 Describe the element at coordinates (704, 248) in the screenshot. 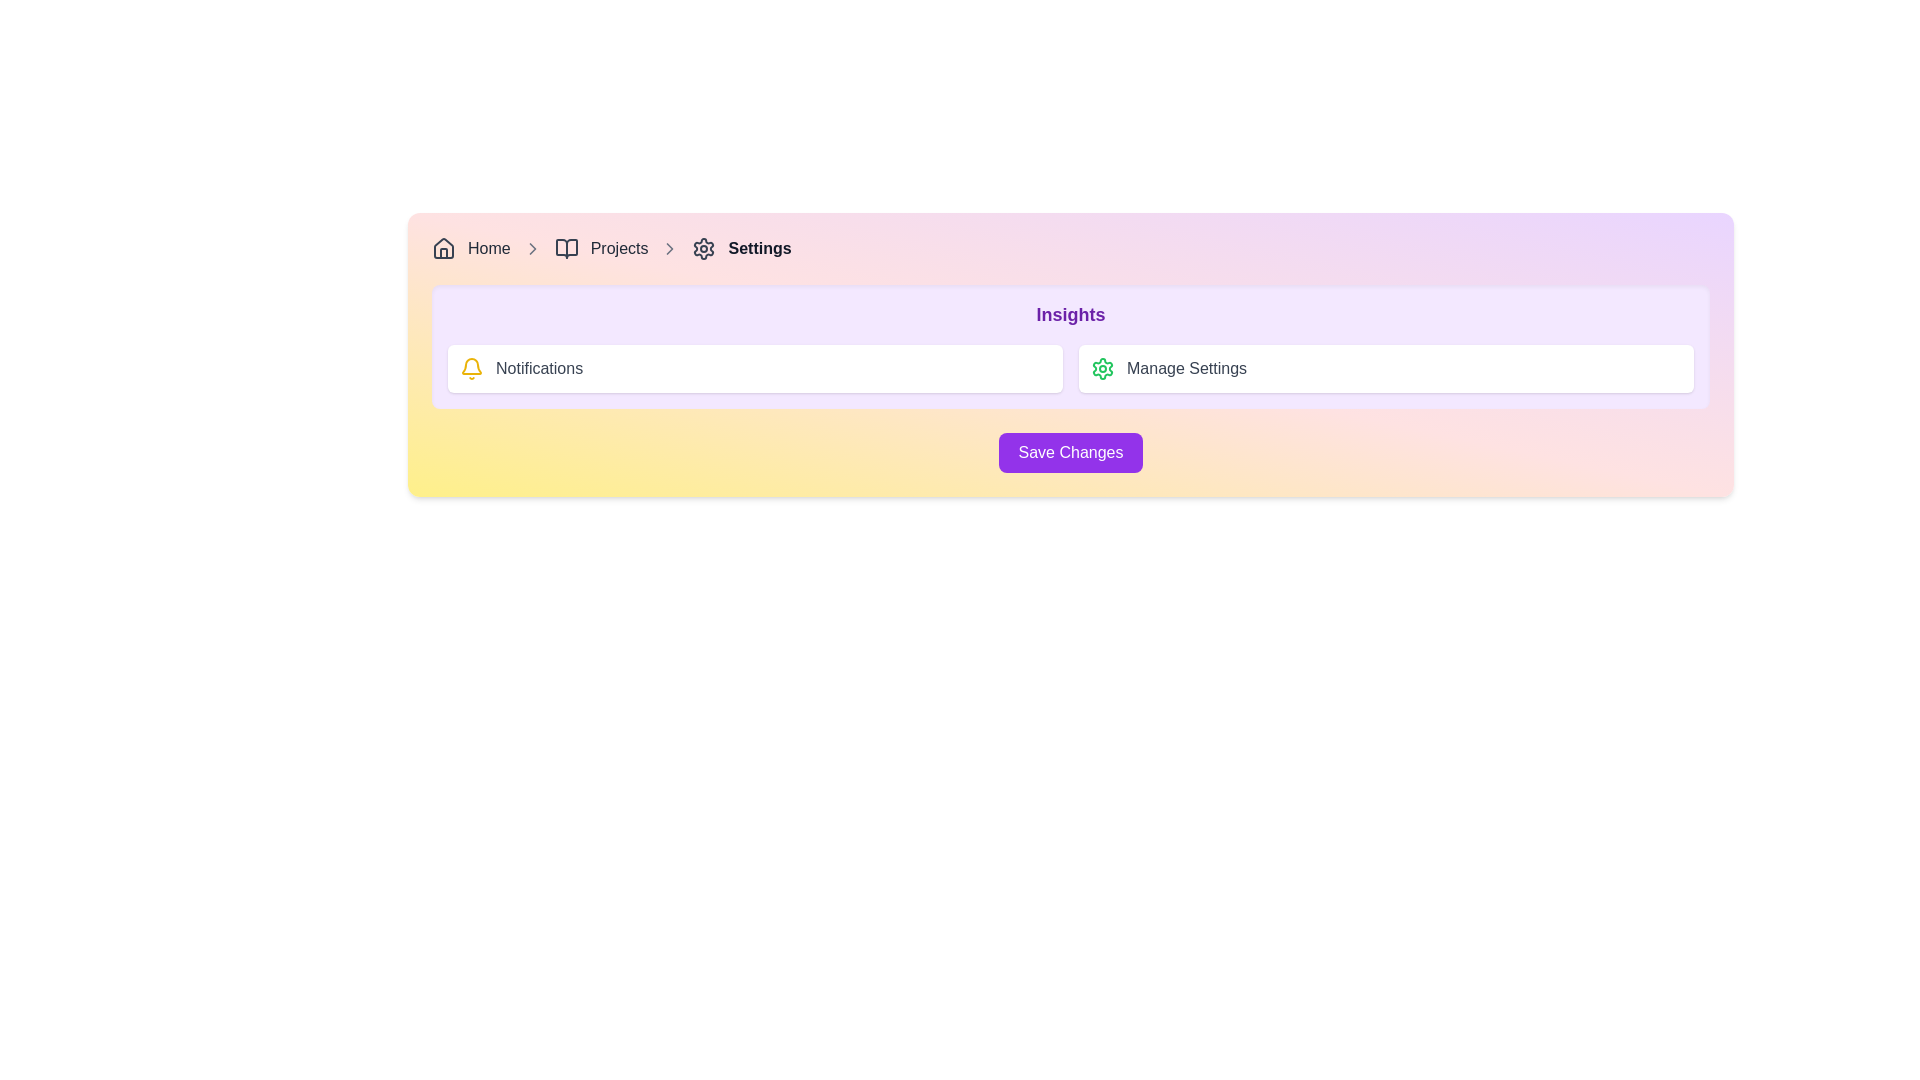

I see `the gear icon in the breadcrumb navigation bar, which is positioned between 'Projects' and 'Settings'` at that location.